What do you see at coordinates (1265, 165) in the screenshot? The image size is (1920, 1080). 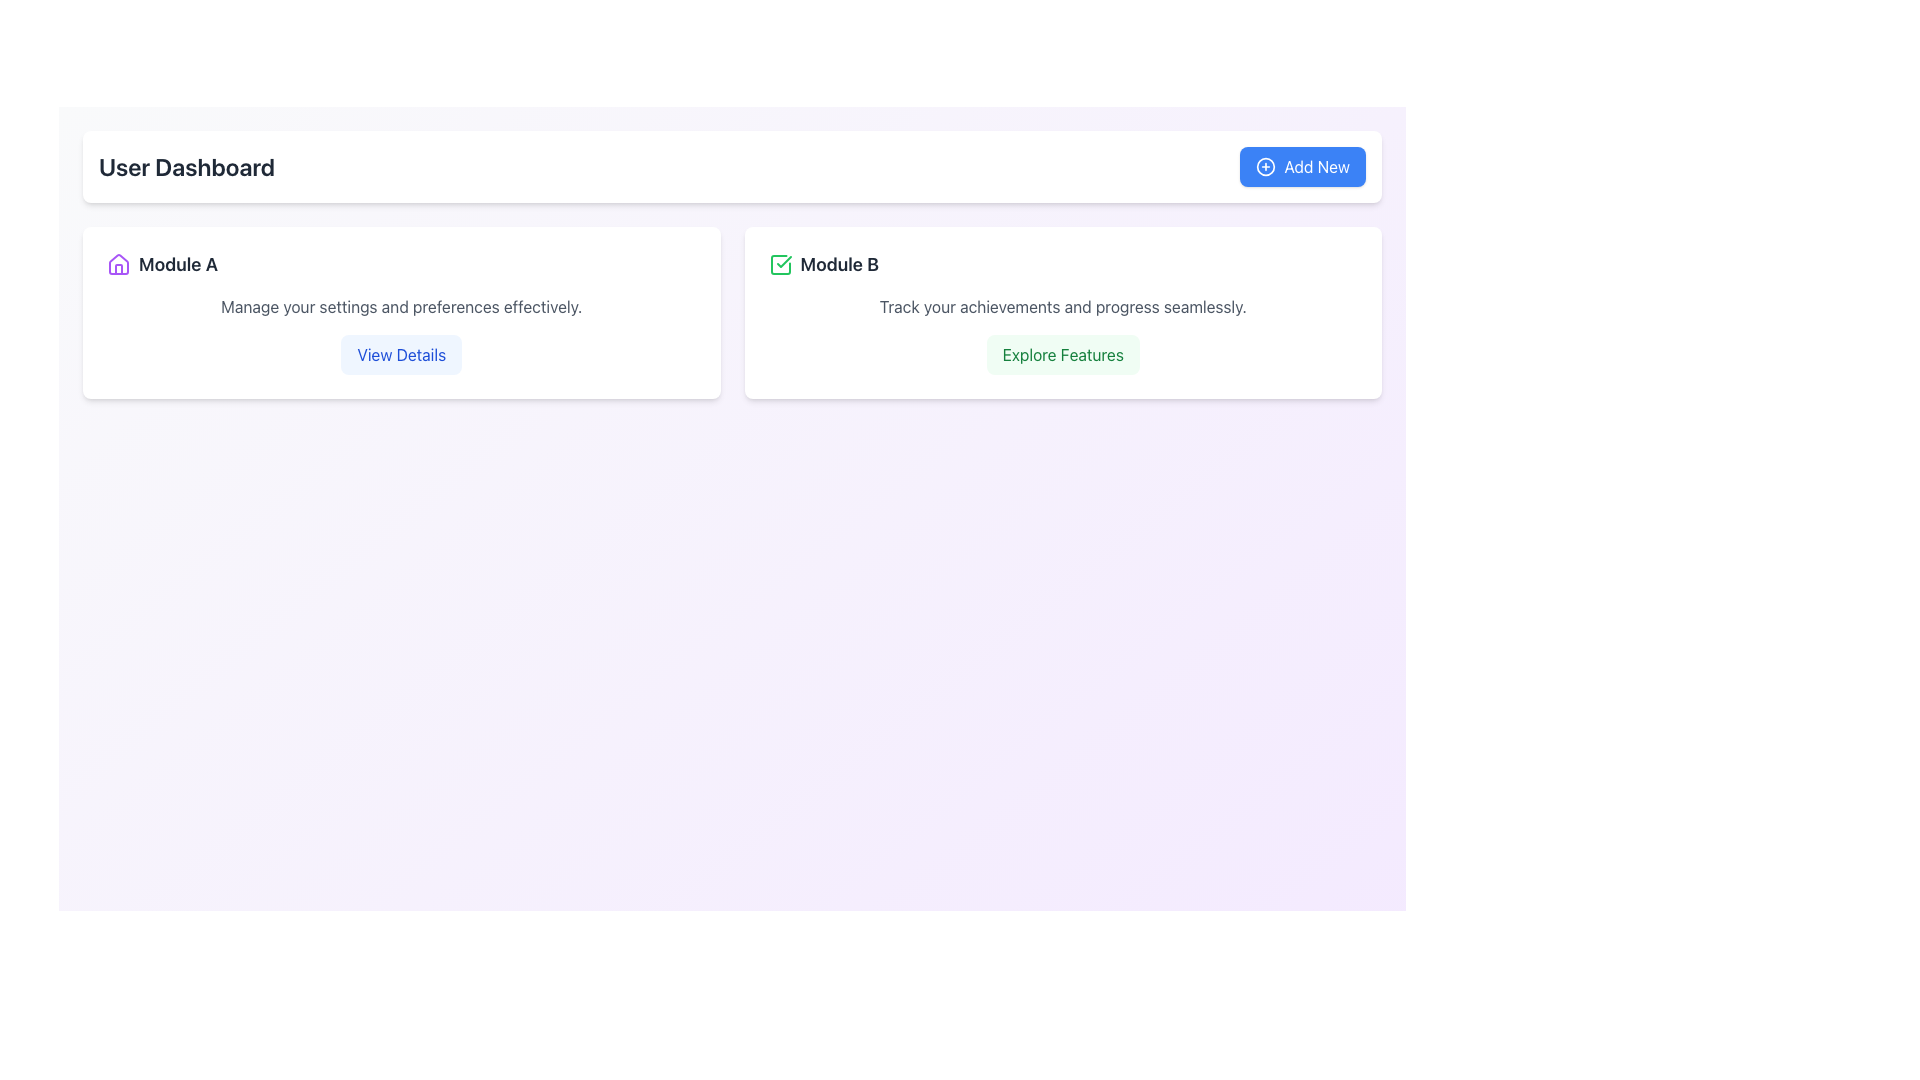 I see `the leftmost icon within the 'Add New' button` at bounding box center [1265, 165].